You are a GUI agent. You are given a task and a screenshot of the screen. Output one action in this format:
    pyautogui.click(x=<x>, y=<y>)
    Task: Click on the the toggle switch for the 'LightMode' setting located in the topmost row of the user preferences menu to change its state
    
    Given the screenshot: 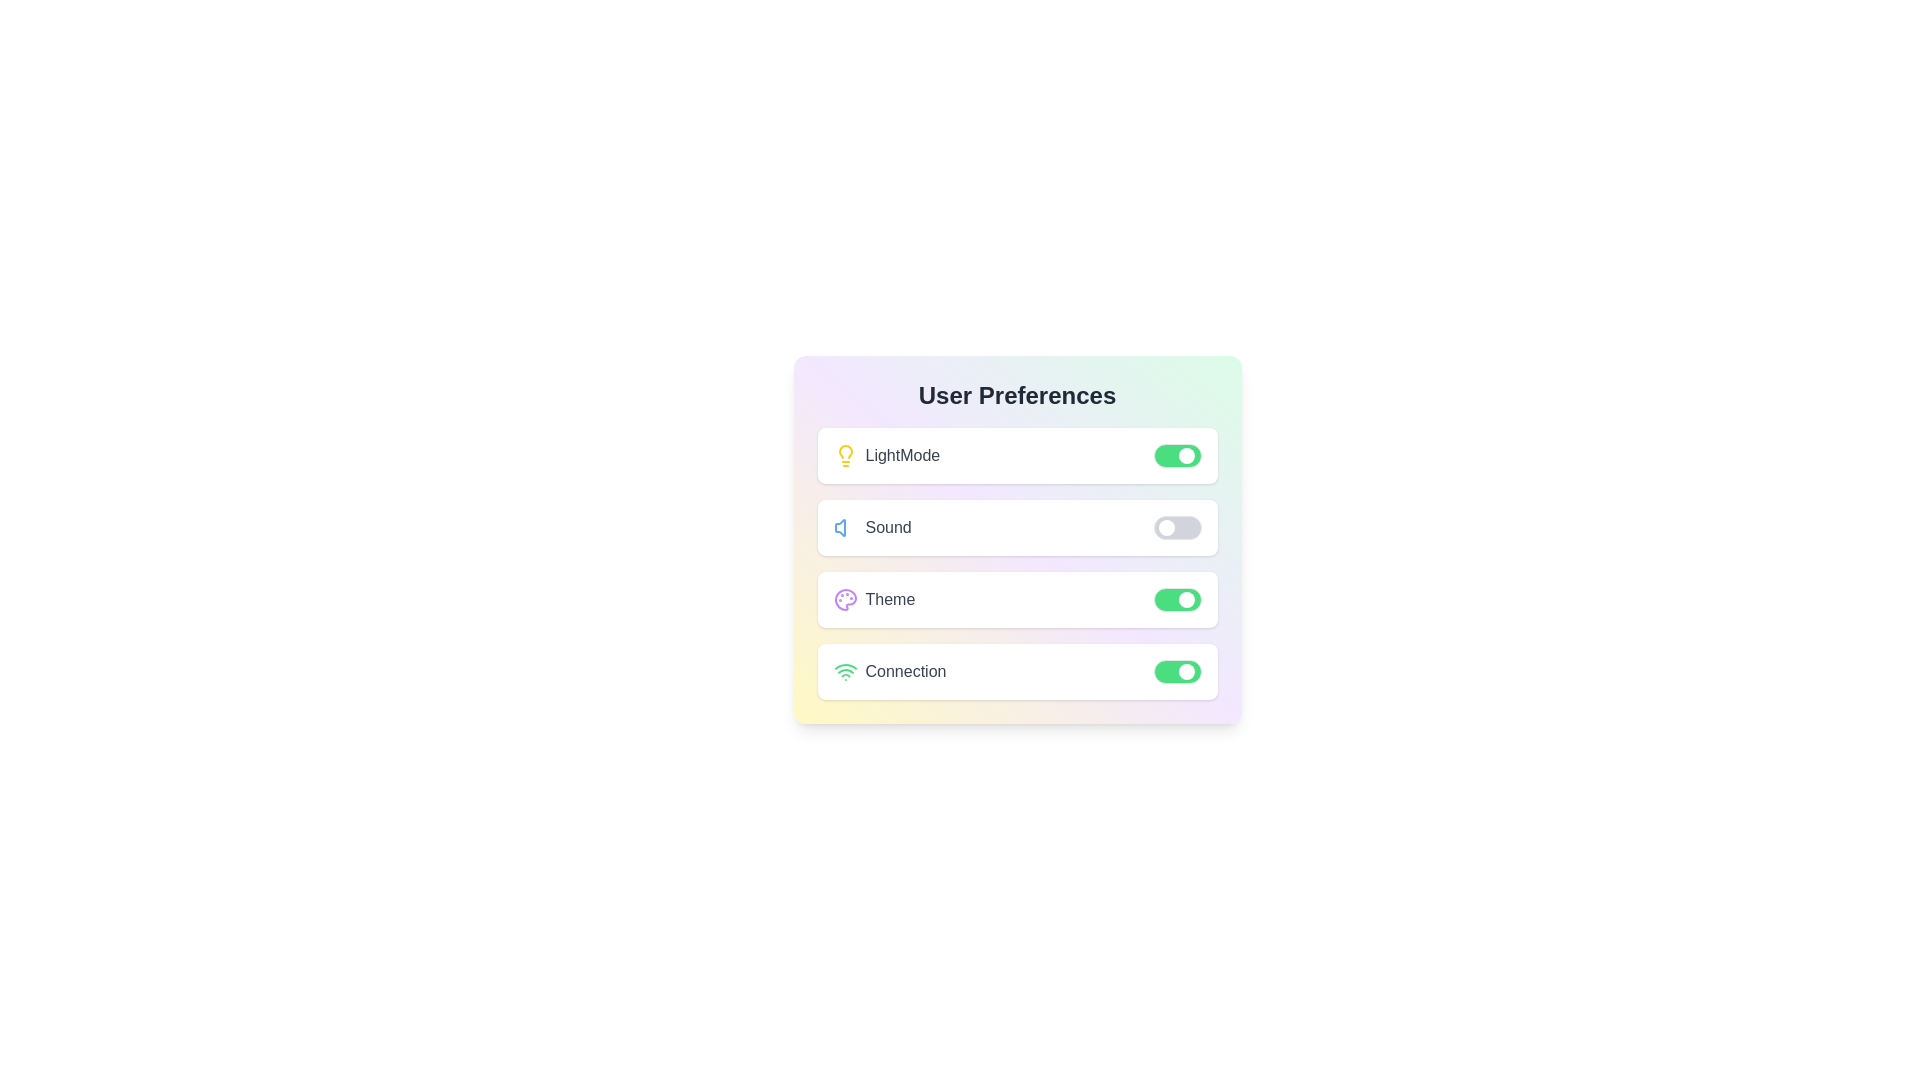 What is the action you would take?
    pyautogui.click(x=1177, y=455)
    